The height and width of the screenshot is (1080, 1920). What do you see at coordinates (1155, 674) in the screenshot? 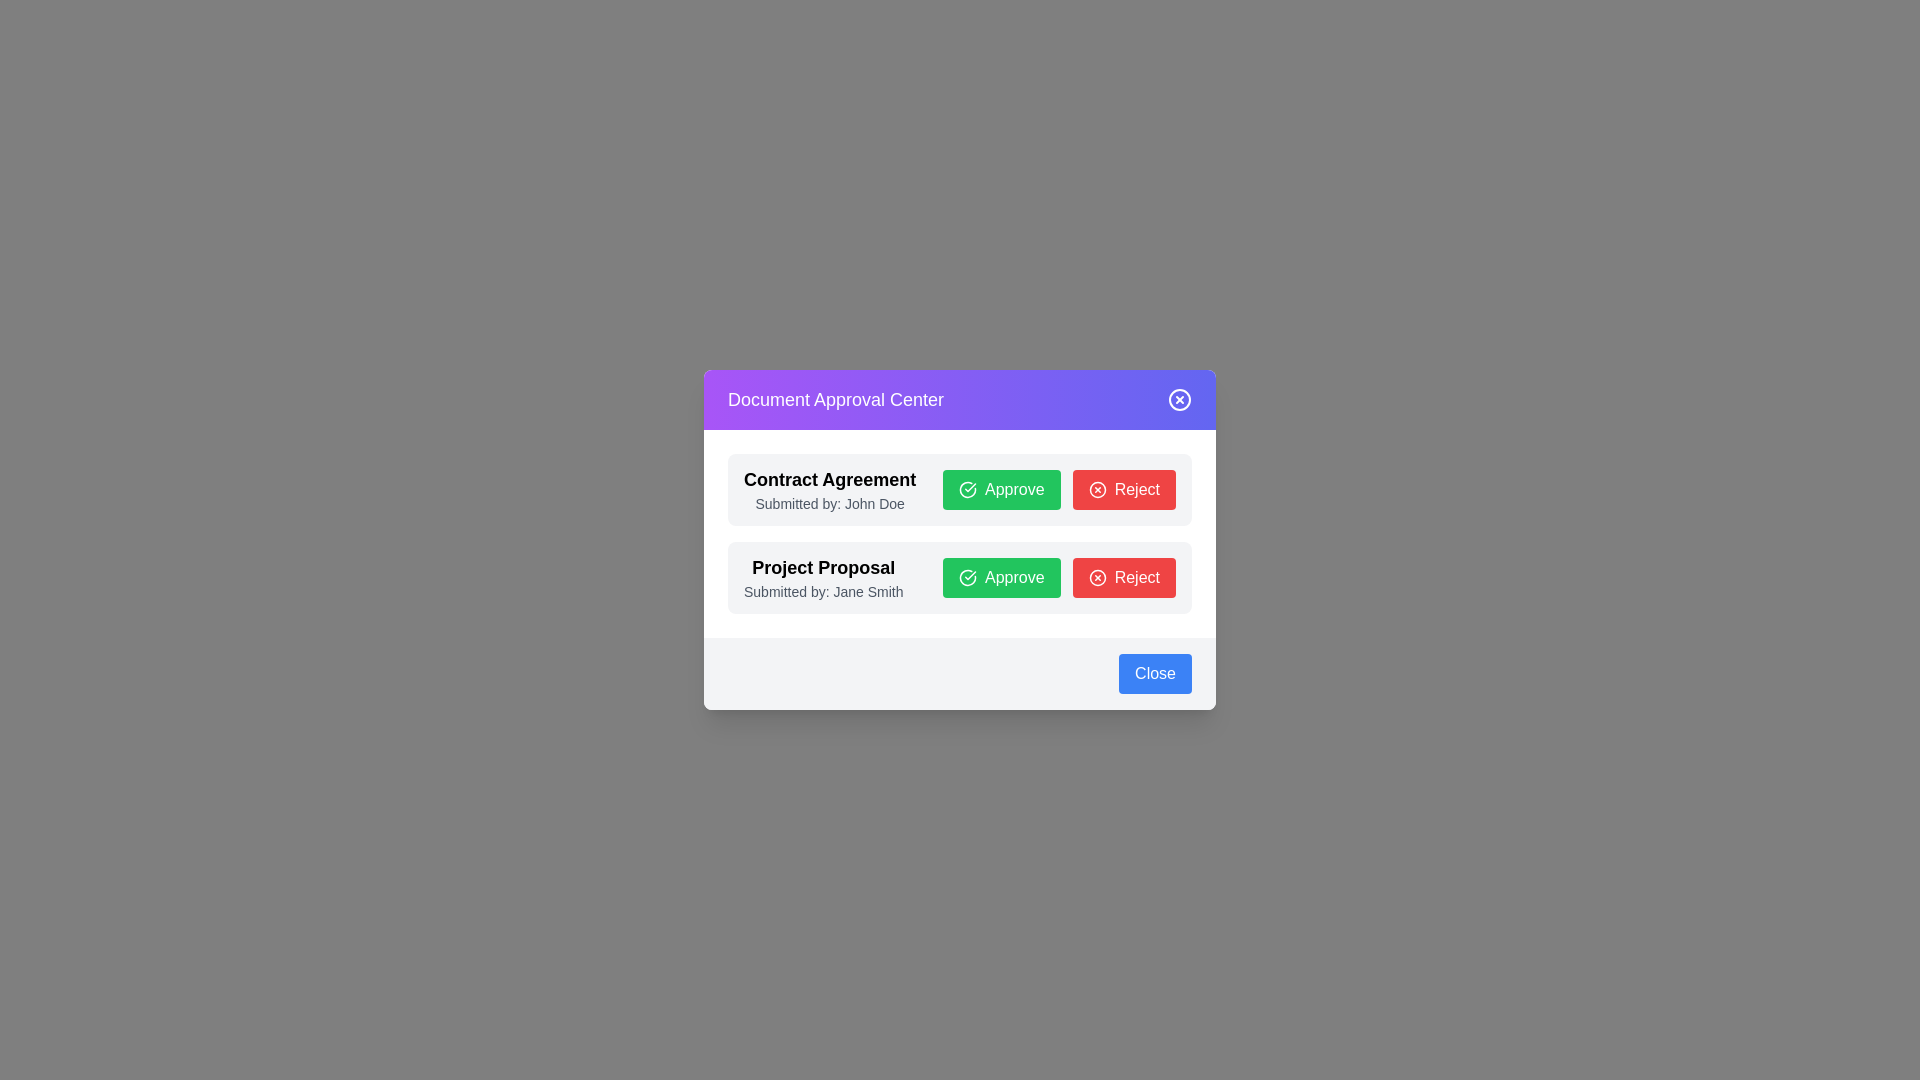
I see `the close button located in the bottom-right corner of the modal dialog box to trigger hover effects` at bounding box center [1155, 674].